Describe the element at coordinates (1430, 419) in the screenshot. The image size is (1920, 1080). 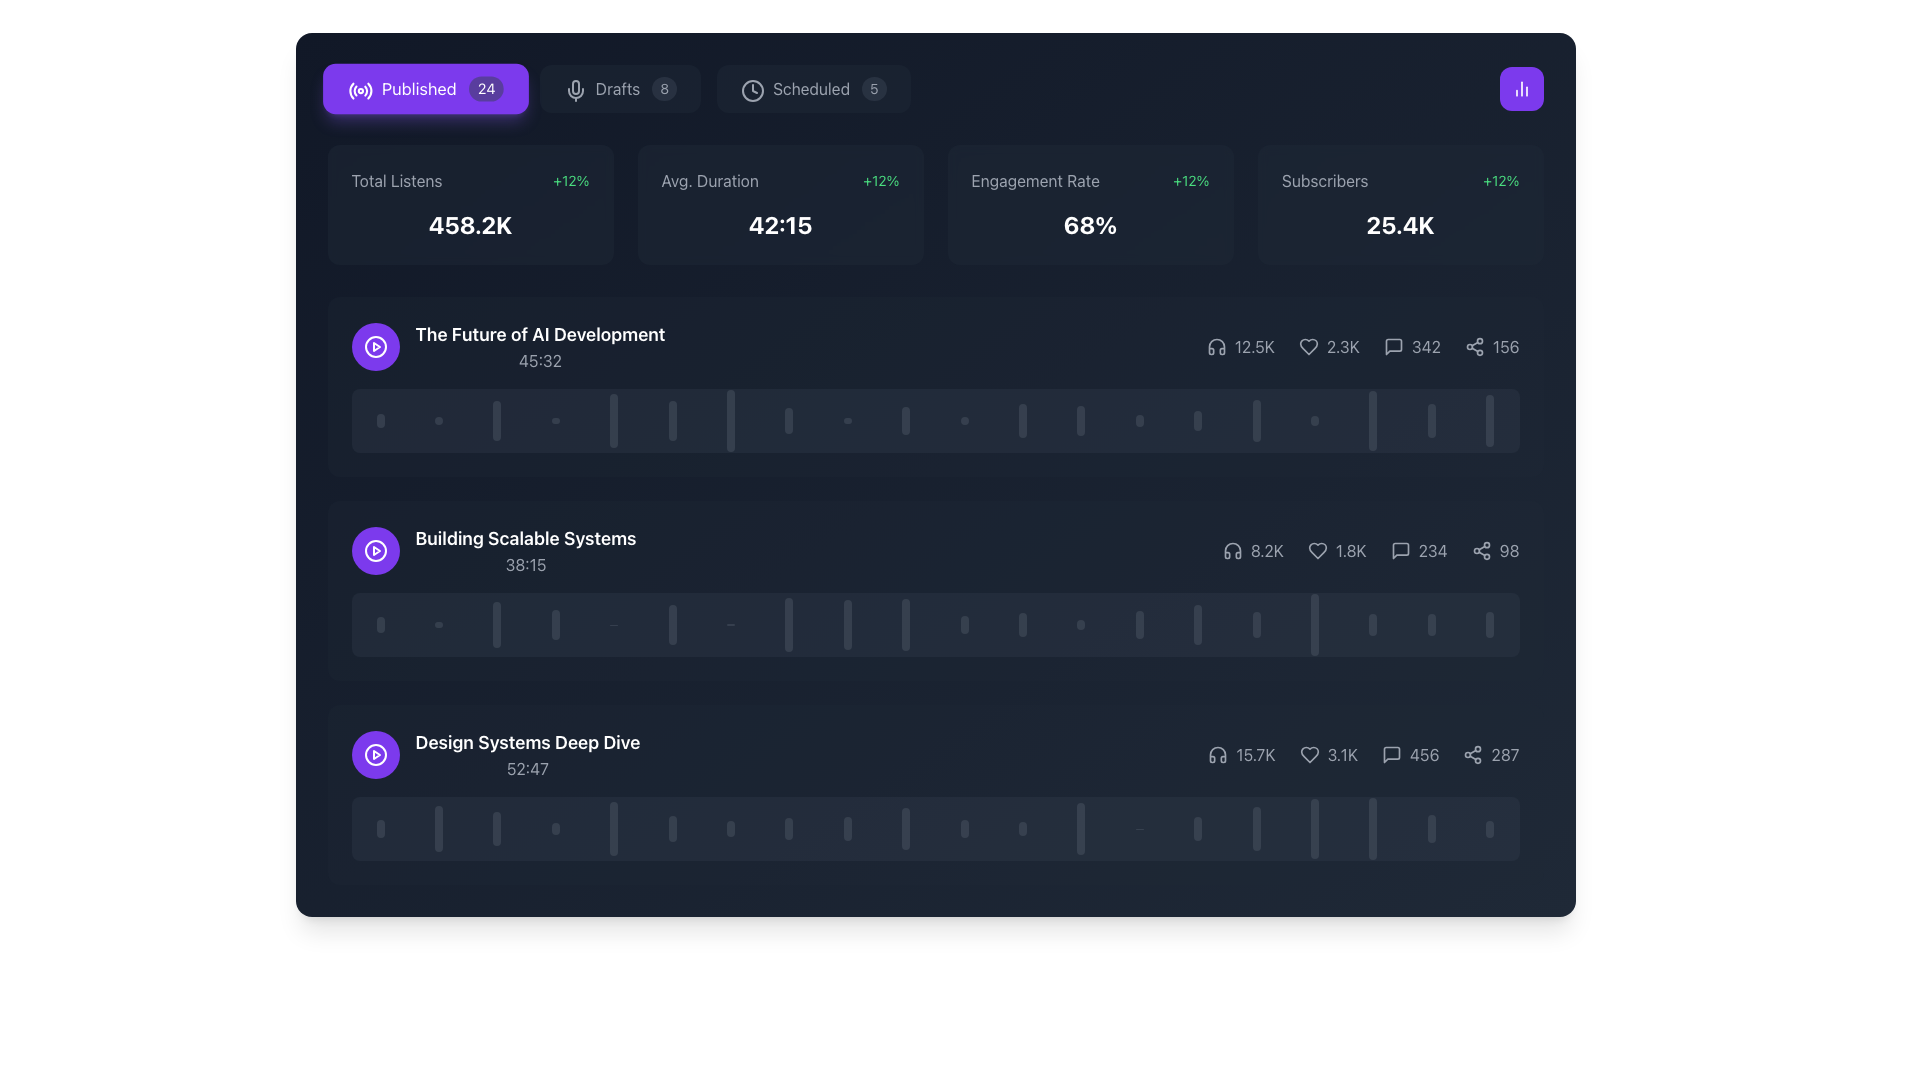
I see `the 19th visual indicator bar in the horizontal grouping located beneath the title 'Building Scalable Systems'` at that location.